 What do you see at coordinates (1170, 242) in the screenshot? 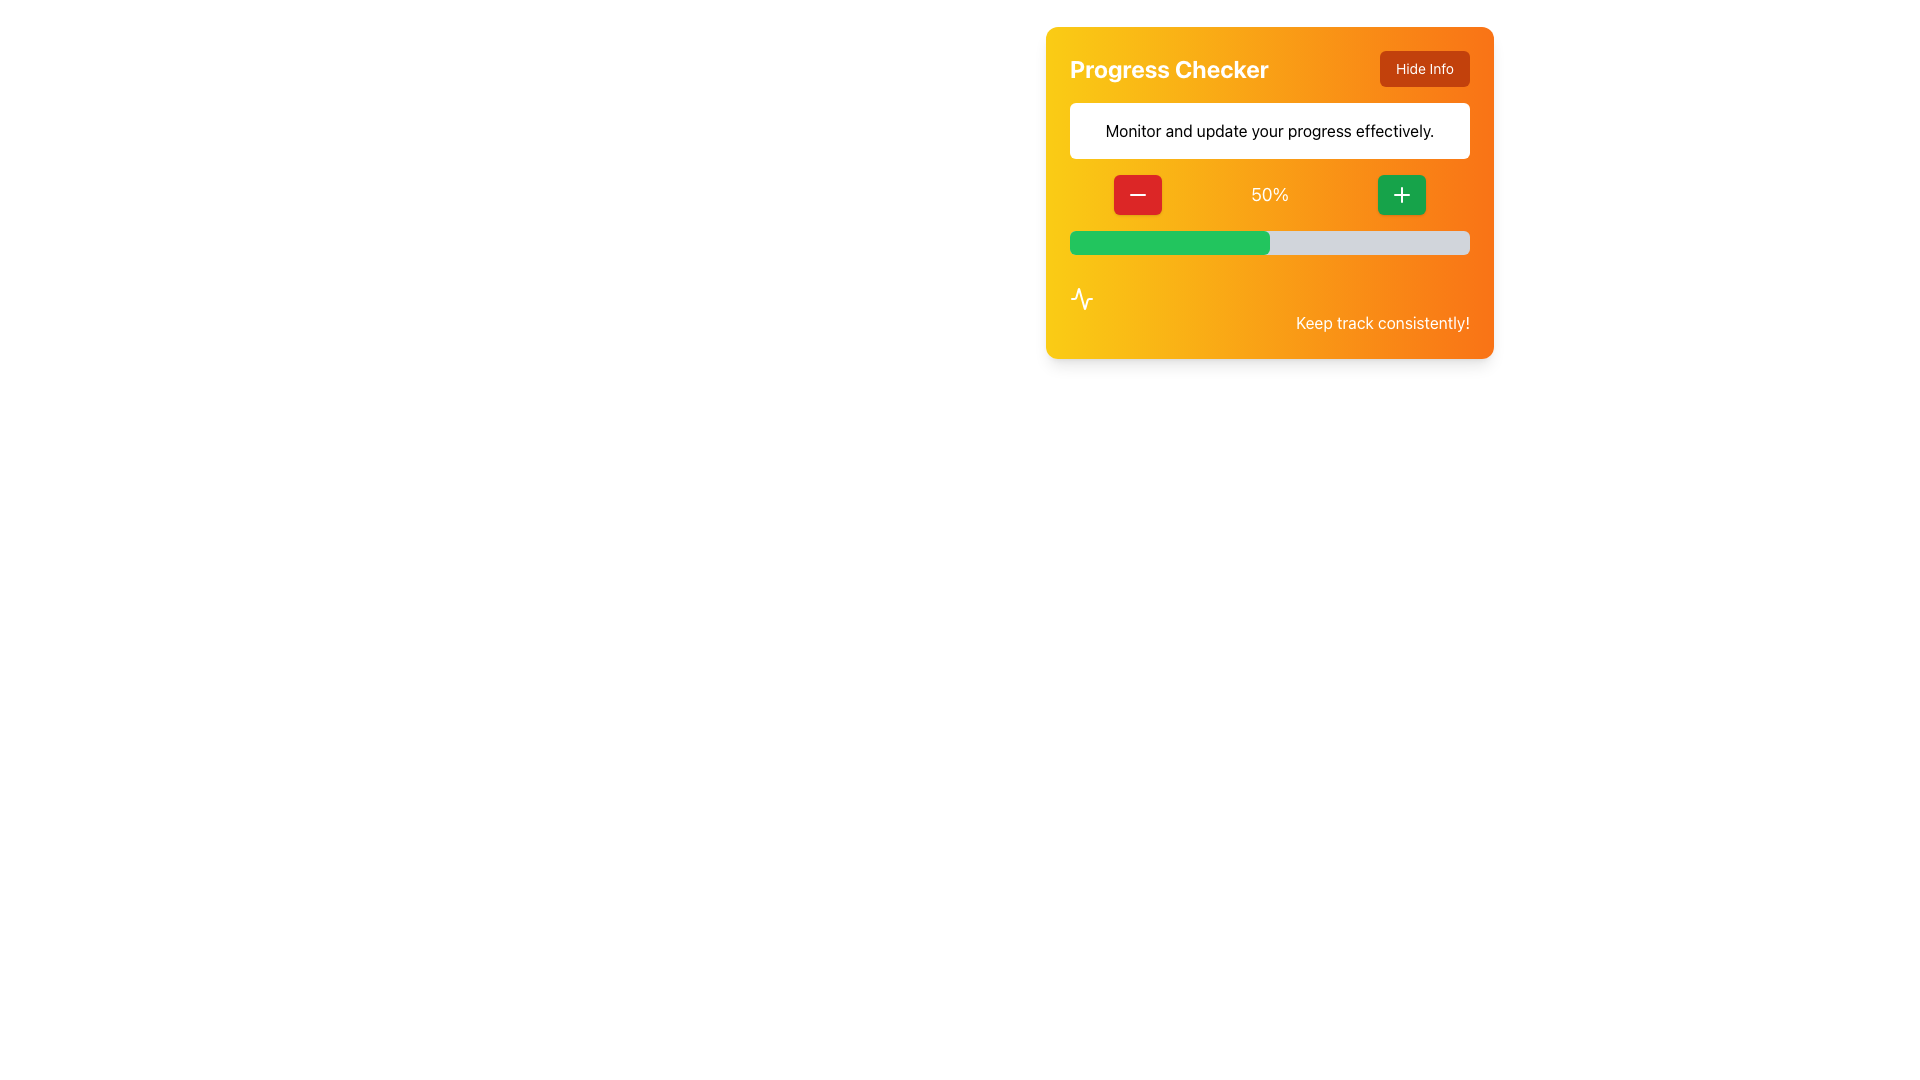
I see `the green segment of the progress indicator, which represents the current progress within the grey progress bar located at the bottom of the yellow panel` at bounding box center [1170, 242].